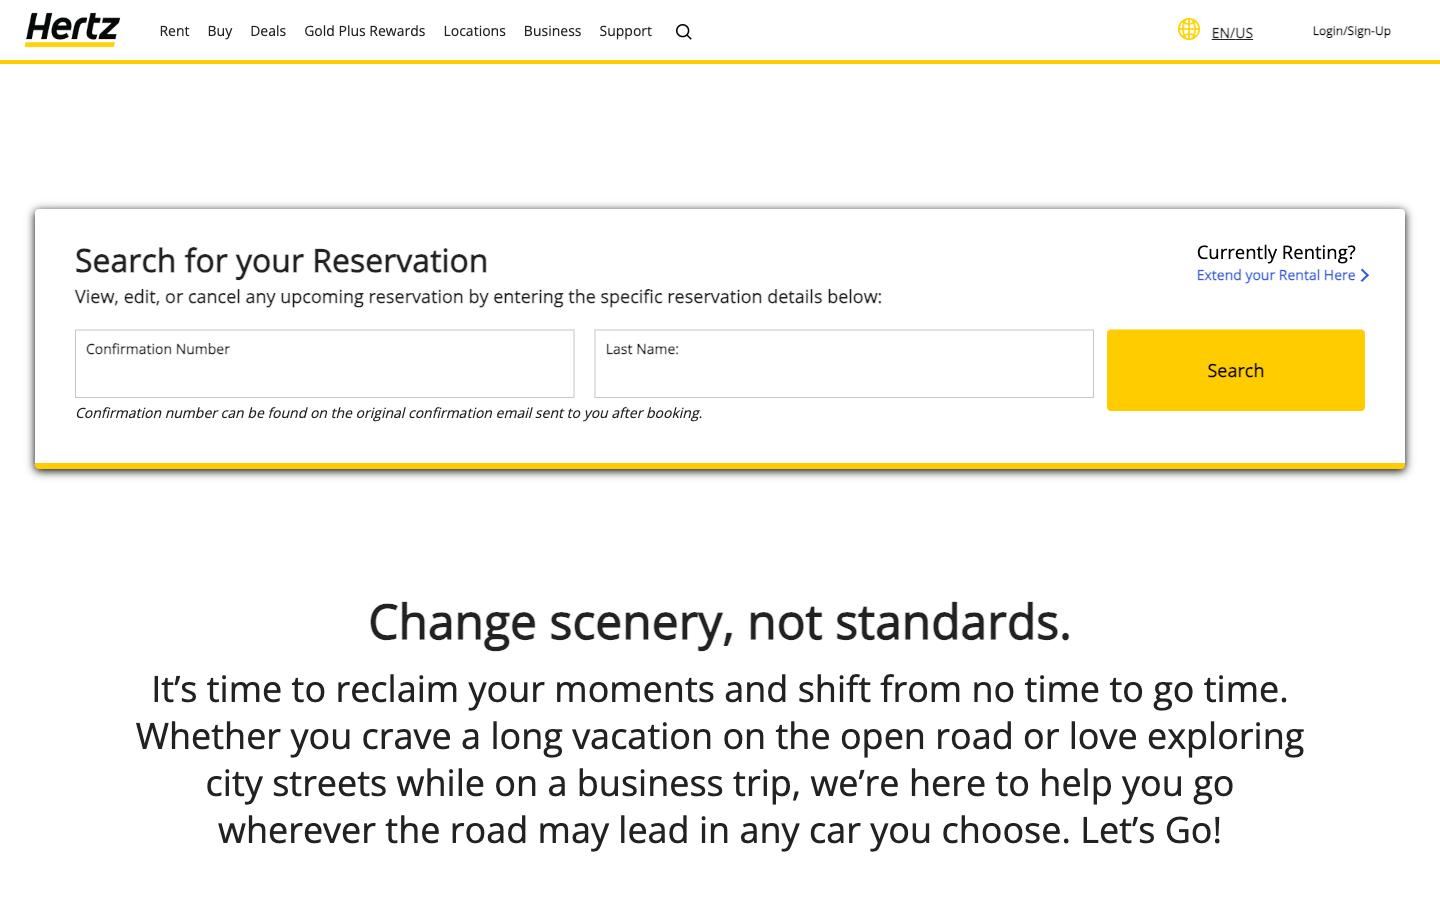 The width and height of the screenshot is (1440, 900). Describe the element at coordinates (1281, 261) in the screenshot. I see `the rental extension option` at that location.